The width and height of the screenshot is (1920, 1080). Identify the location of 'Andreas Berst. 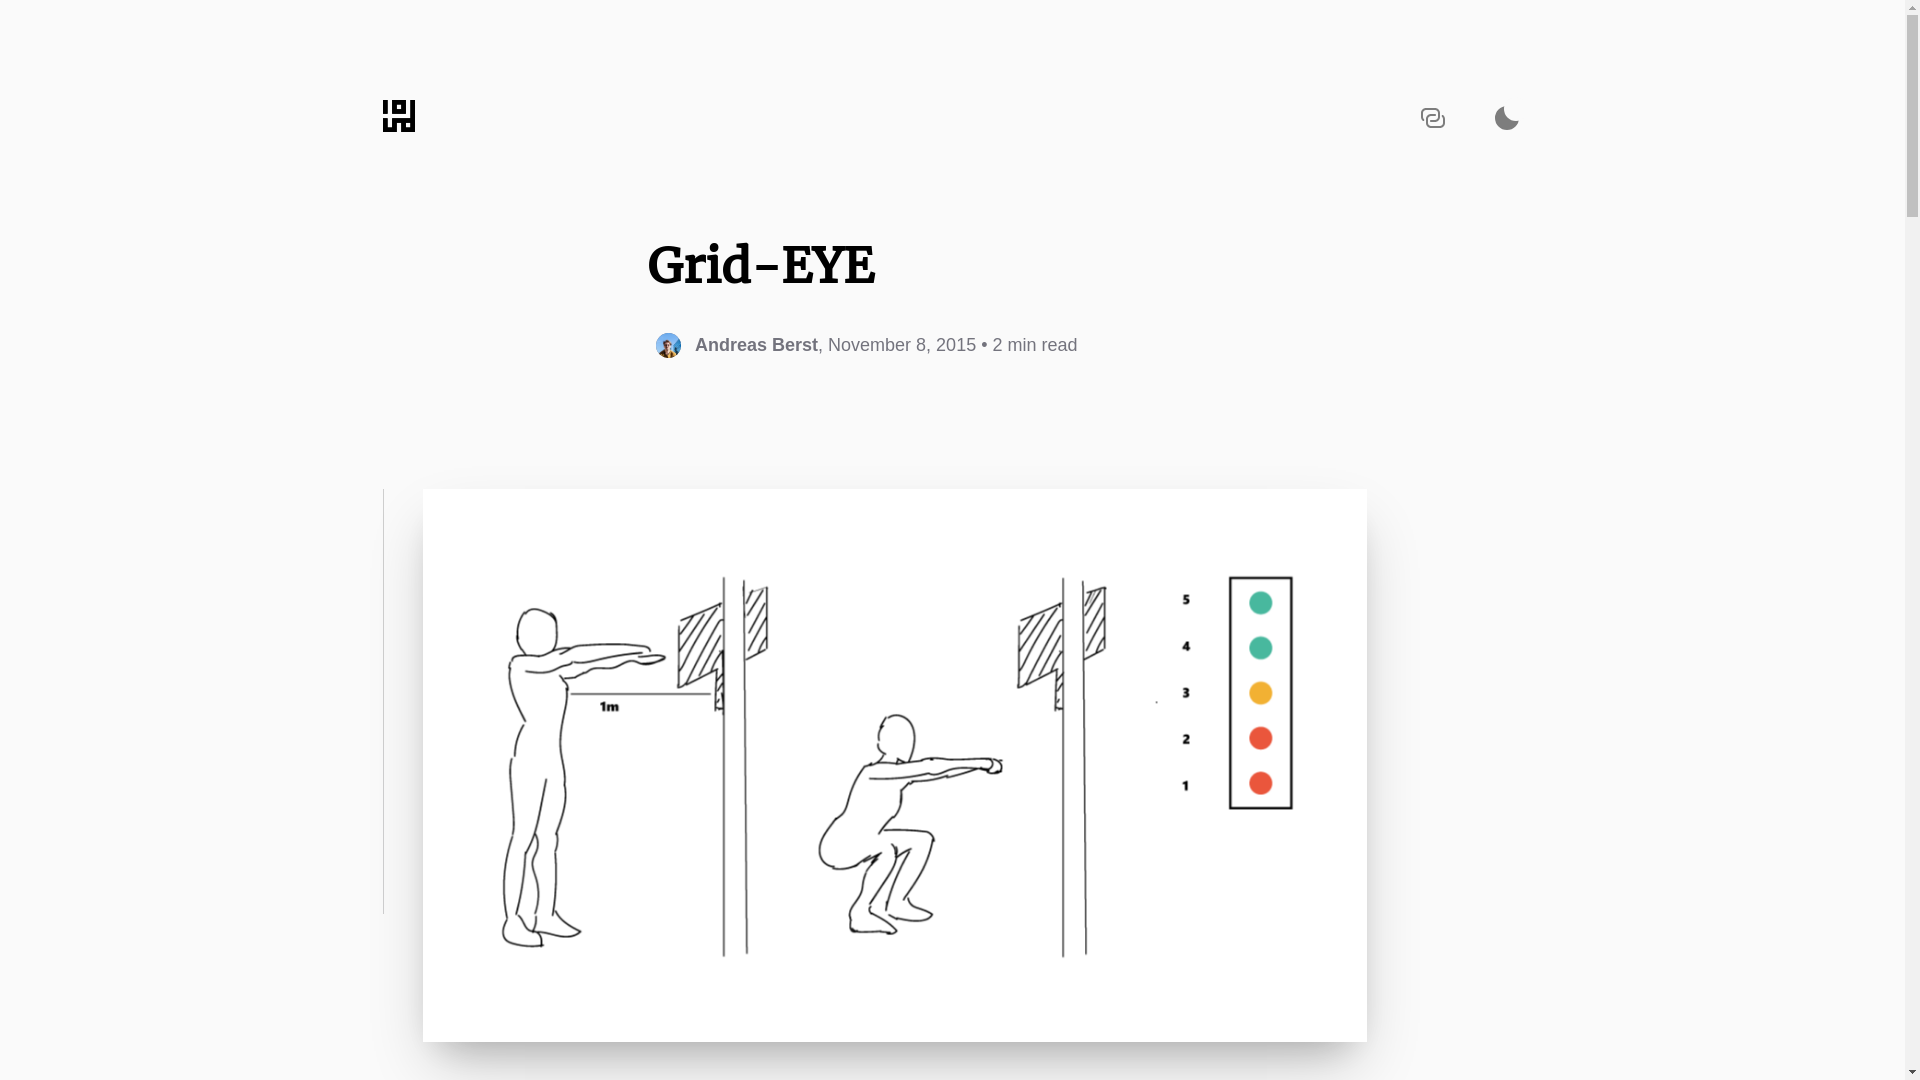
(741, 344).